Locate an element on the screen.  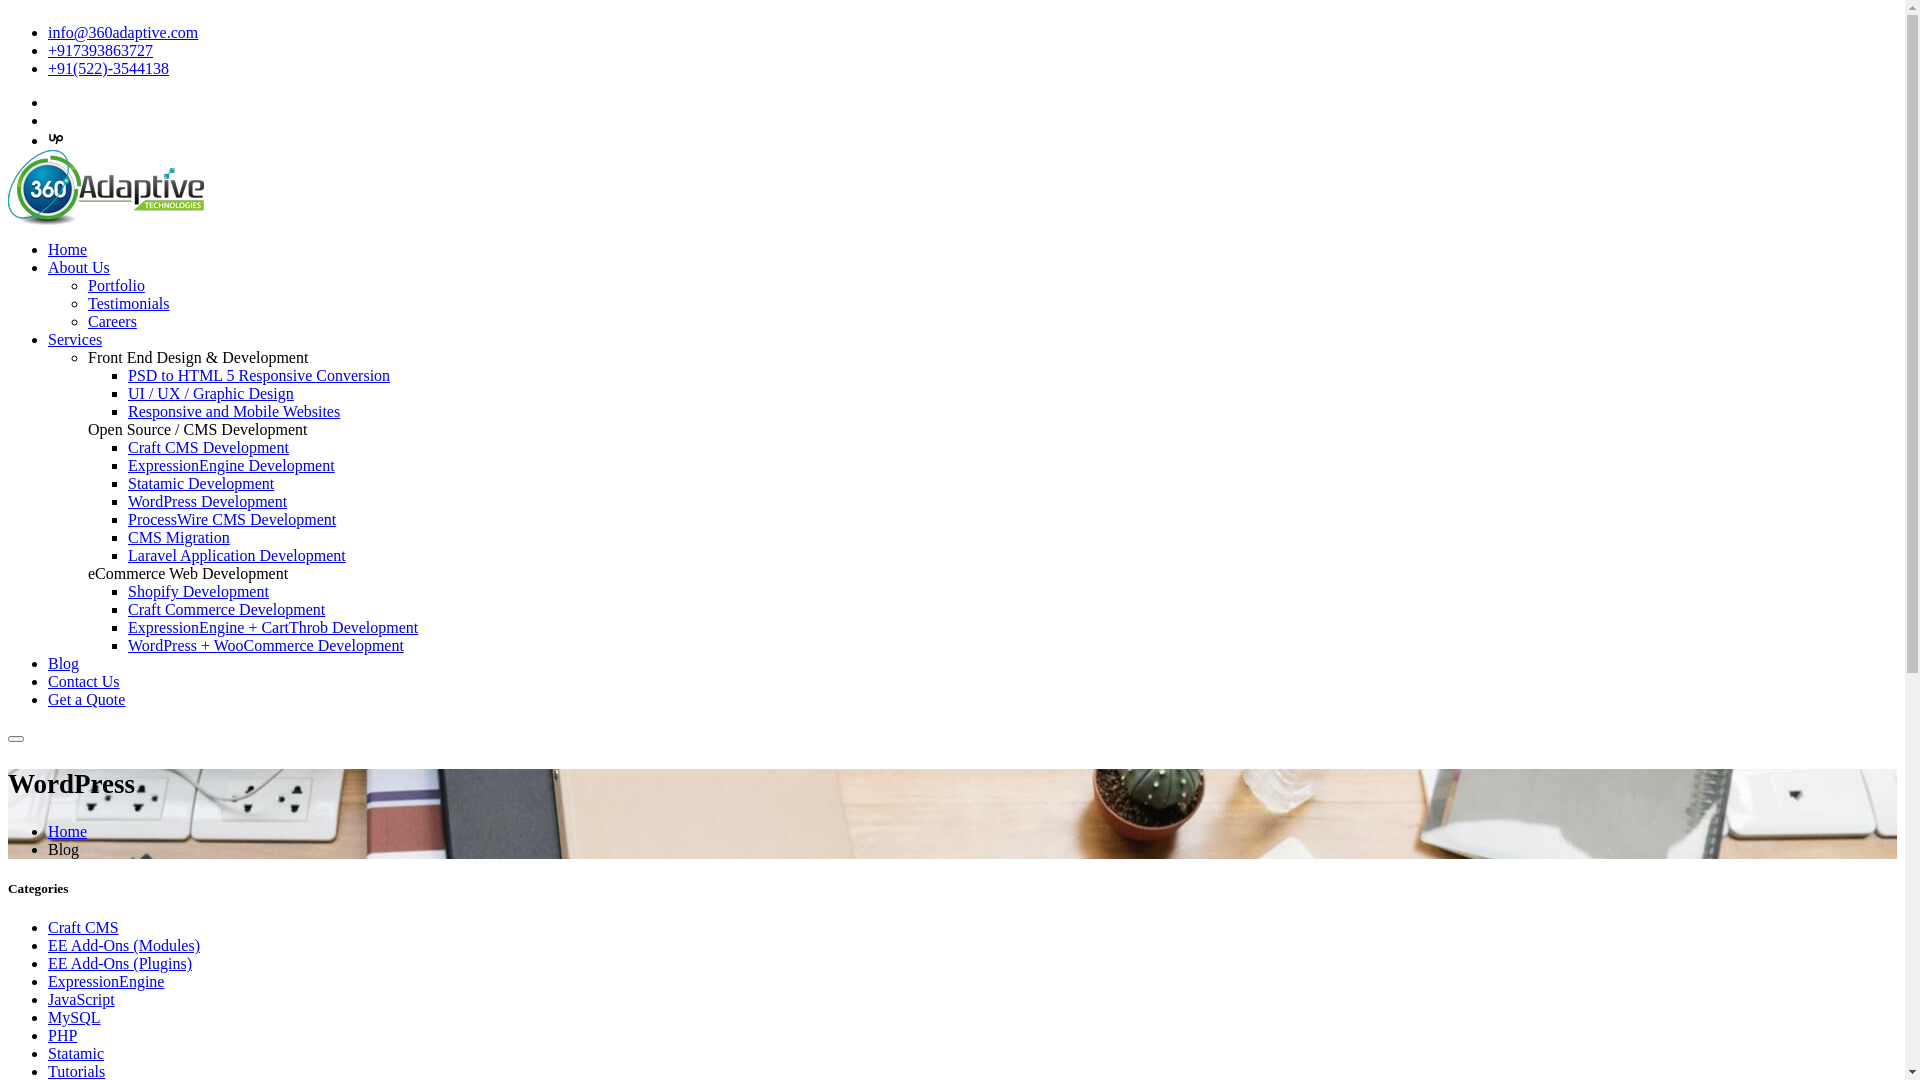
'UI / UX / Graphic Design' is located at coordinates (211, 393).